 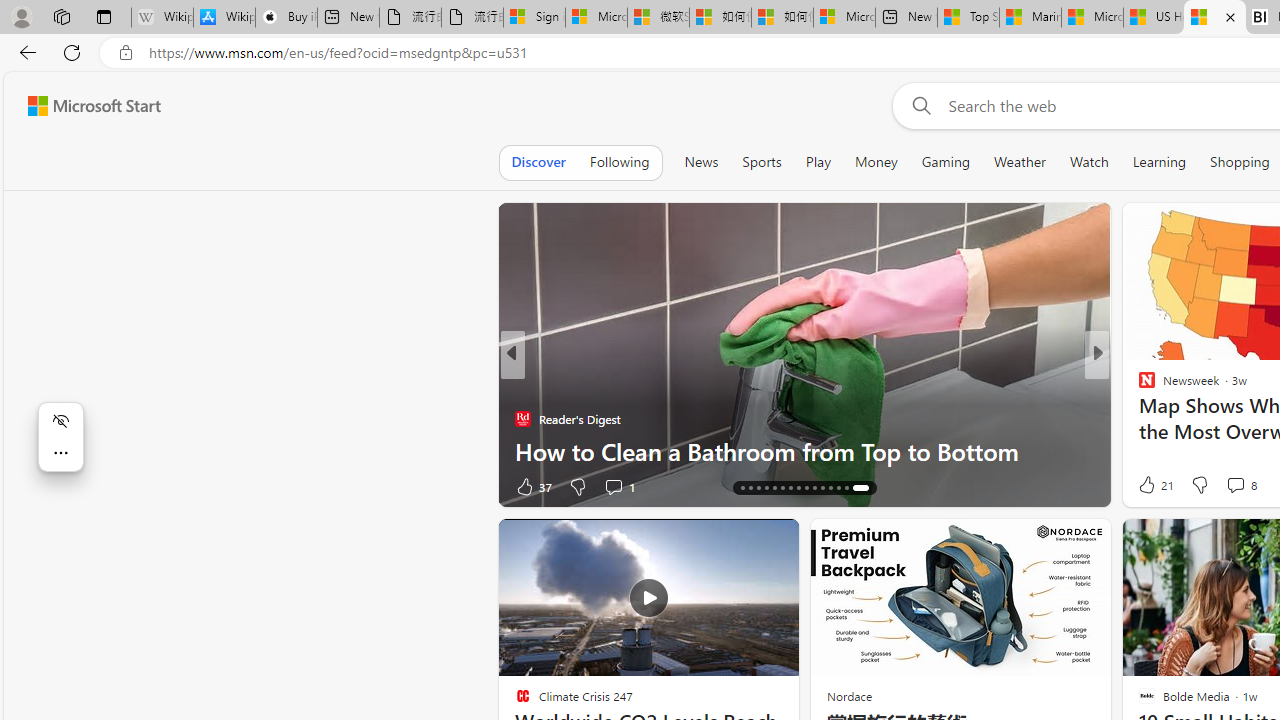 What do you see at coordinates (1138, 418) in the screenshot?
I see `'SlashGear'` at bounding box center [1138, 418].